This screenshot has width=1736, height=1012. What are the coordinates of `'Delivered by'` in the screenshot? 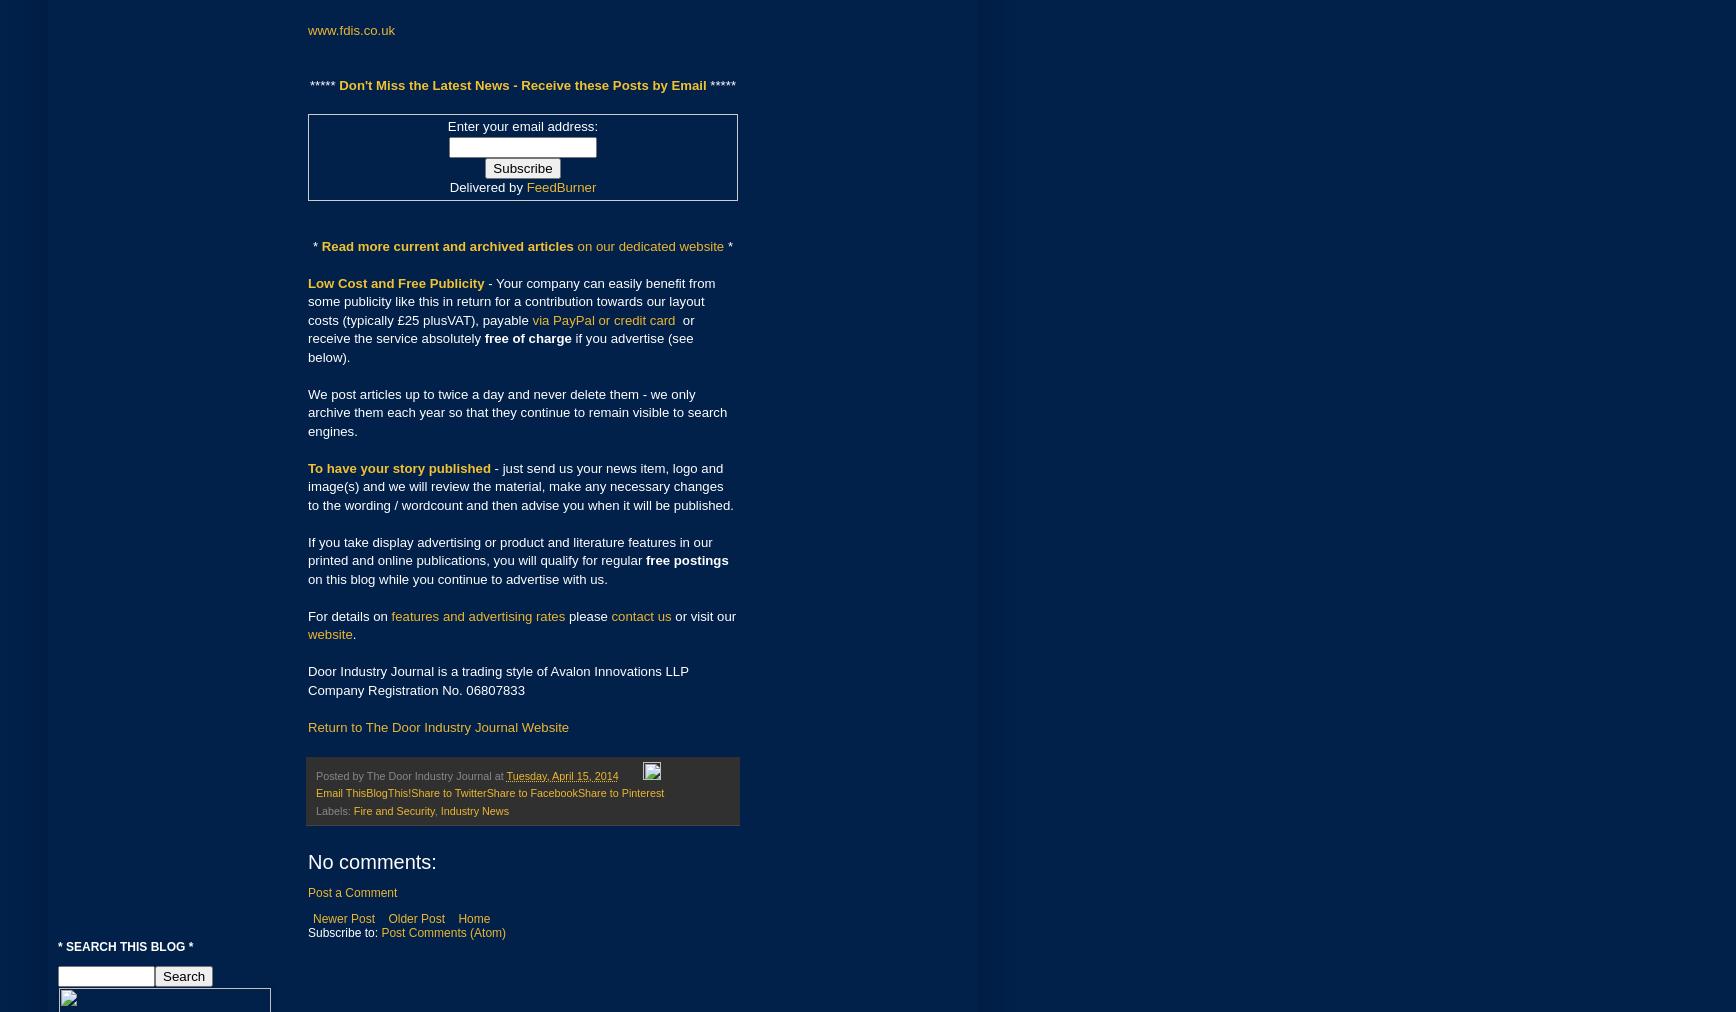 It's located at (487, 186).